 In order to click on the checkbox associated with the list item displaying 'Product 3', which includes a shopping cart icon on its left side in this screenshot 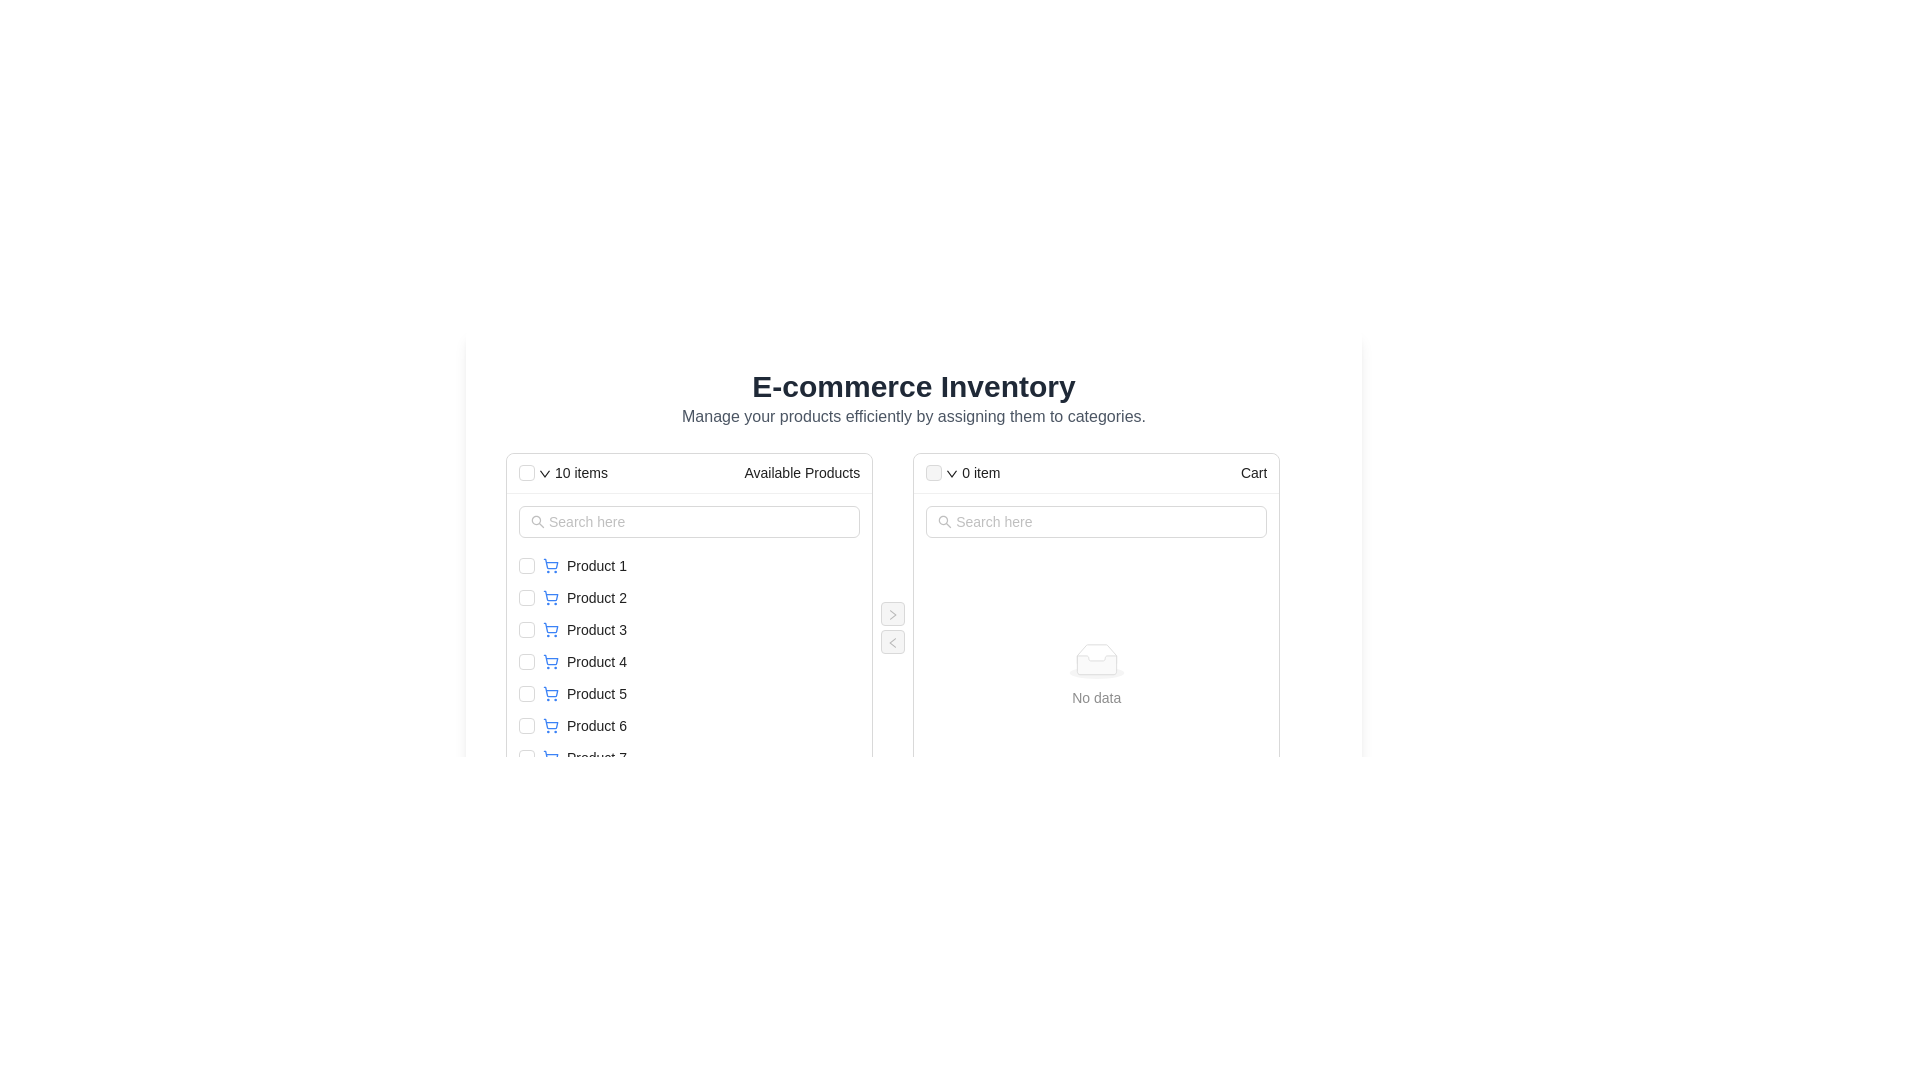, I will do `click(701, 628)`.